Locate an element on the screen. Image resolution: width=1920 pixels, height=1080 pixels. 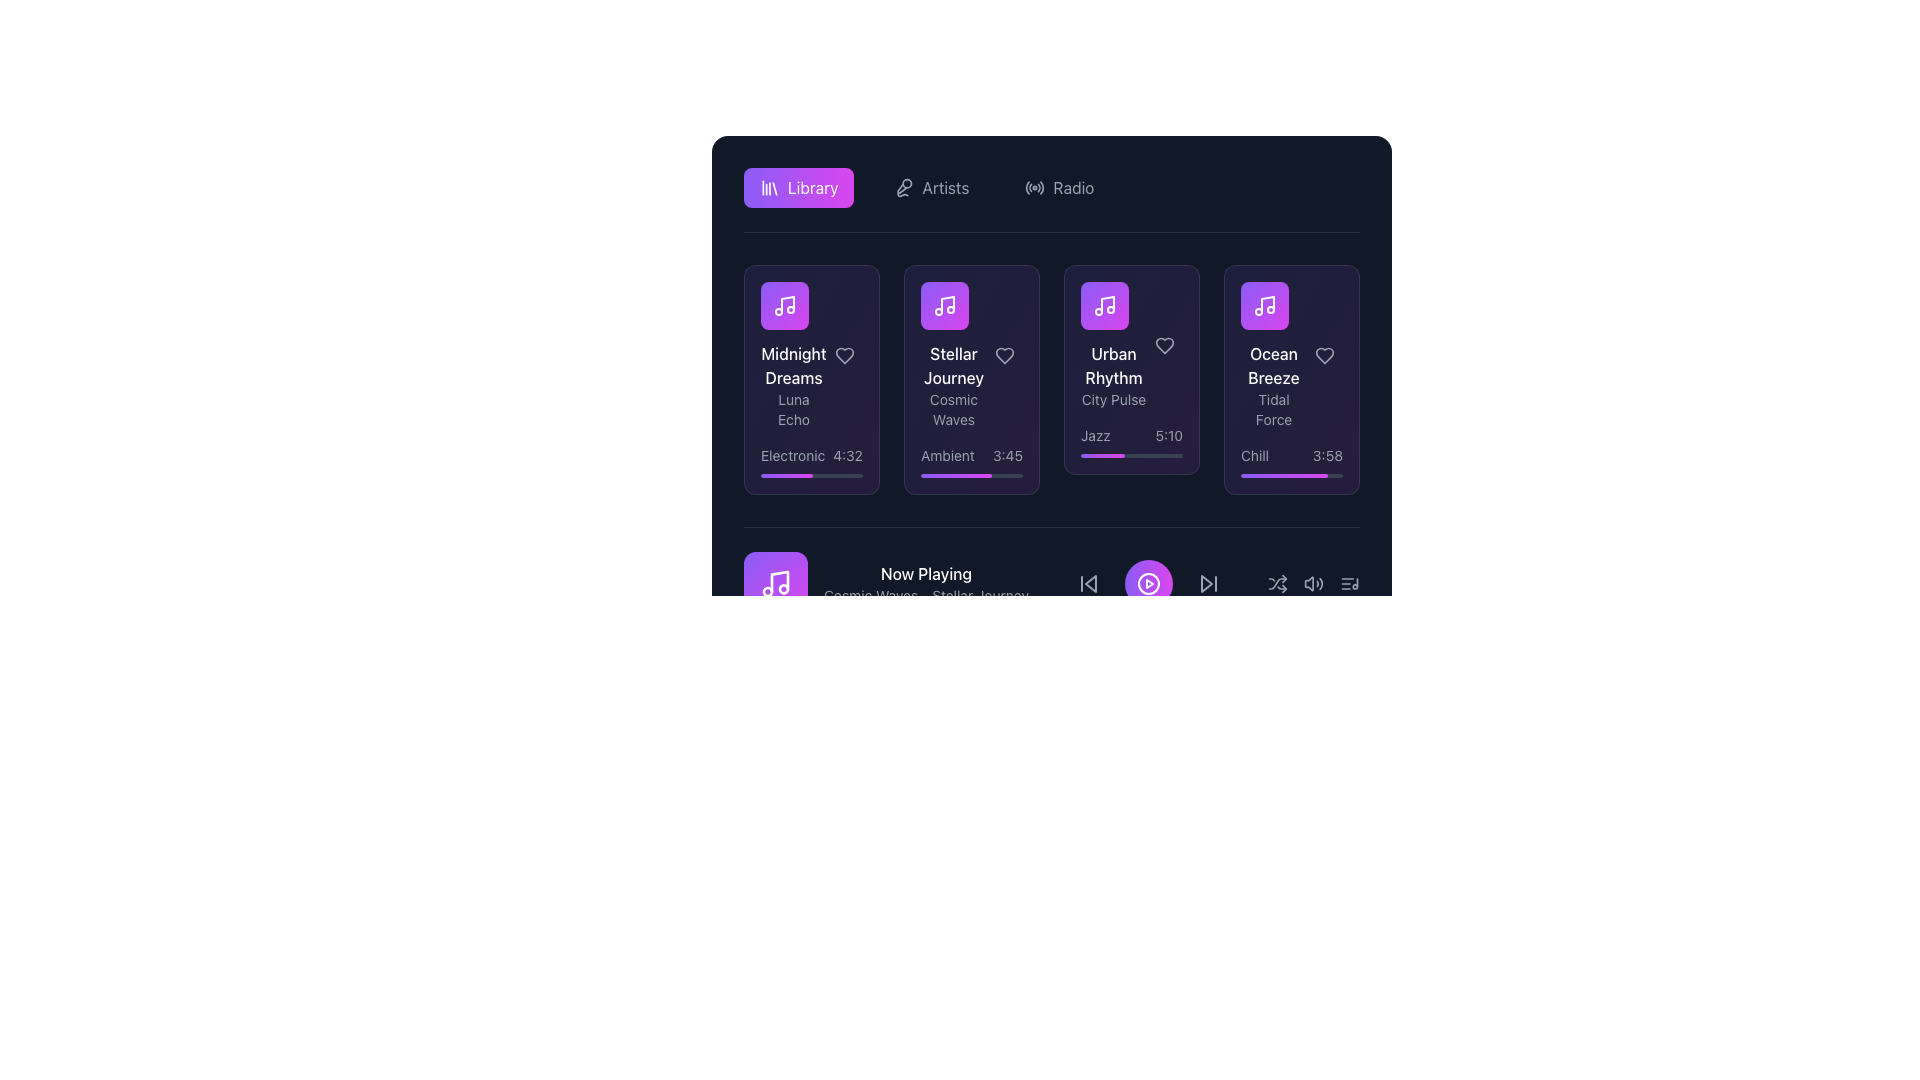
the progress indicator that visually depicts the elapsed portion of the track in the audio or video playback context is located at coordinates (927, 662).